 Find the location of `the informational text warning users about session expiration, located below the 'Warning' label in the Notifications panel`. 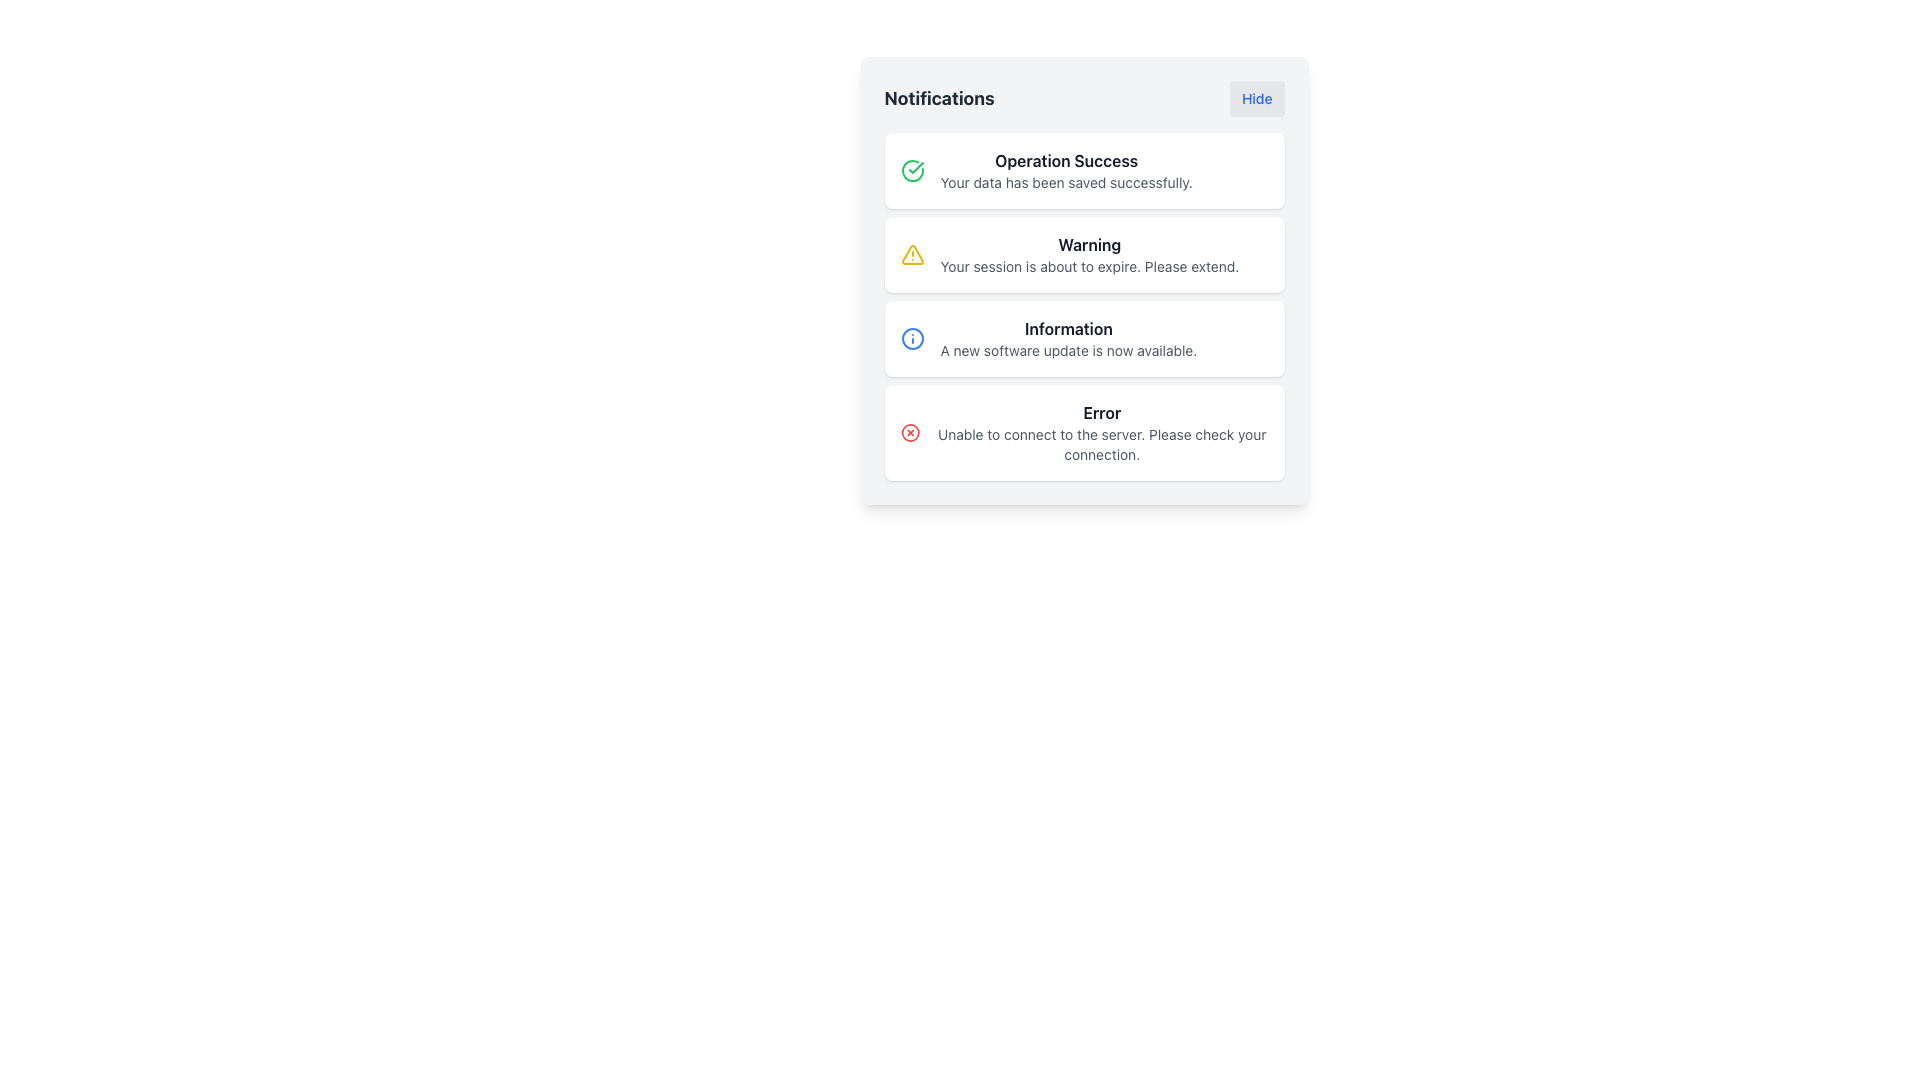

the informational text warning users about session expiration, located below the 'Warning' label in the Notifications panel is located at coordinates (1088, 265).